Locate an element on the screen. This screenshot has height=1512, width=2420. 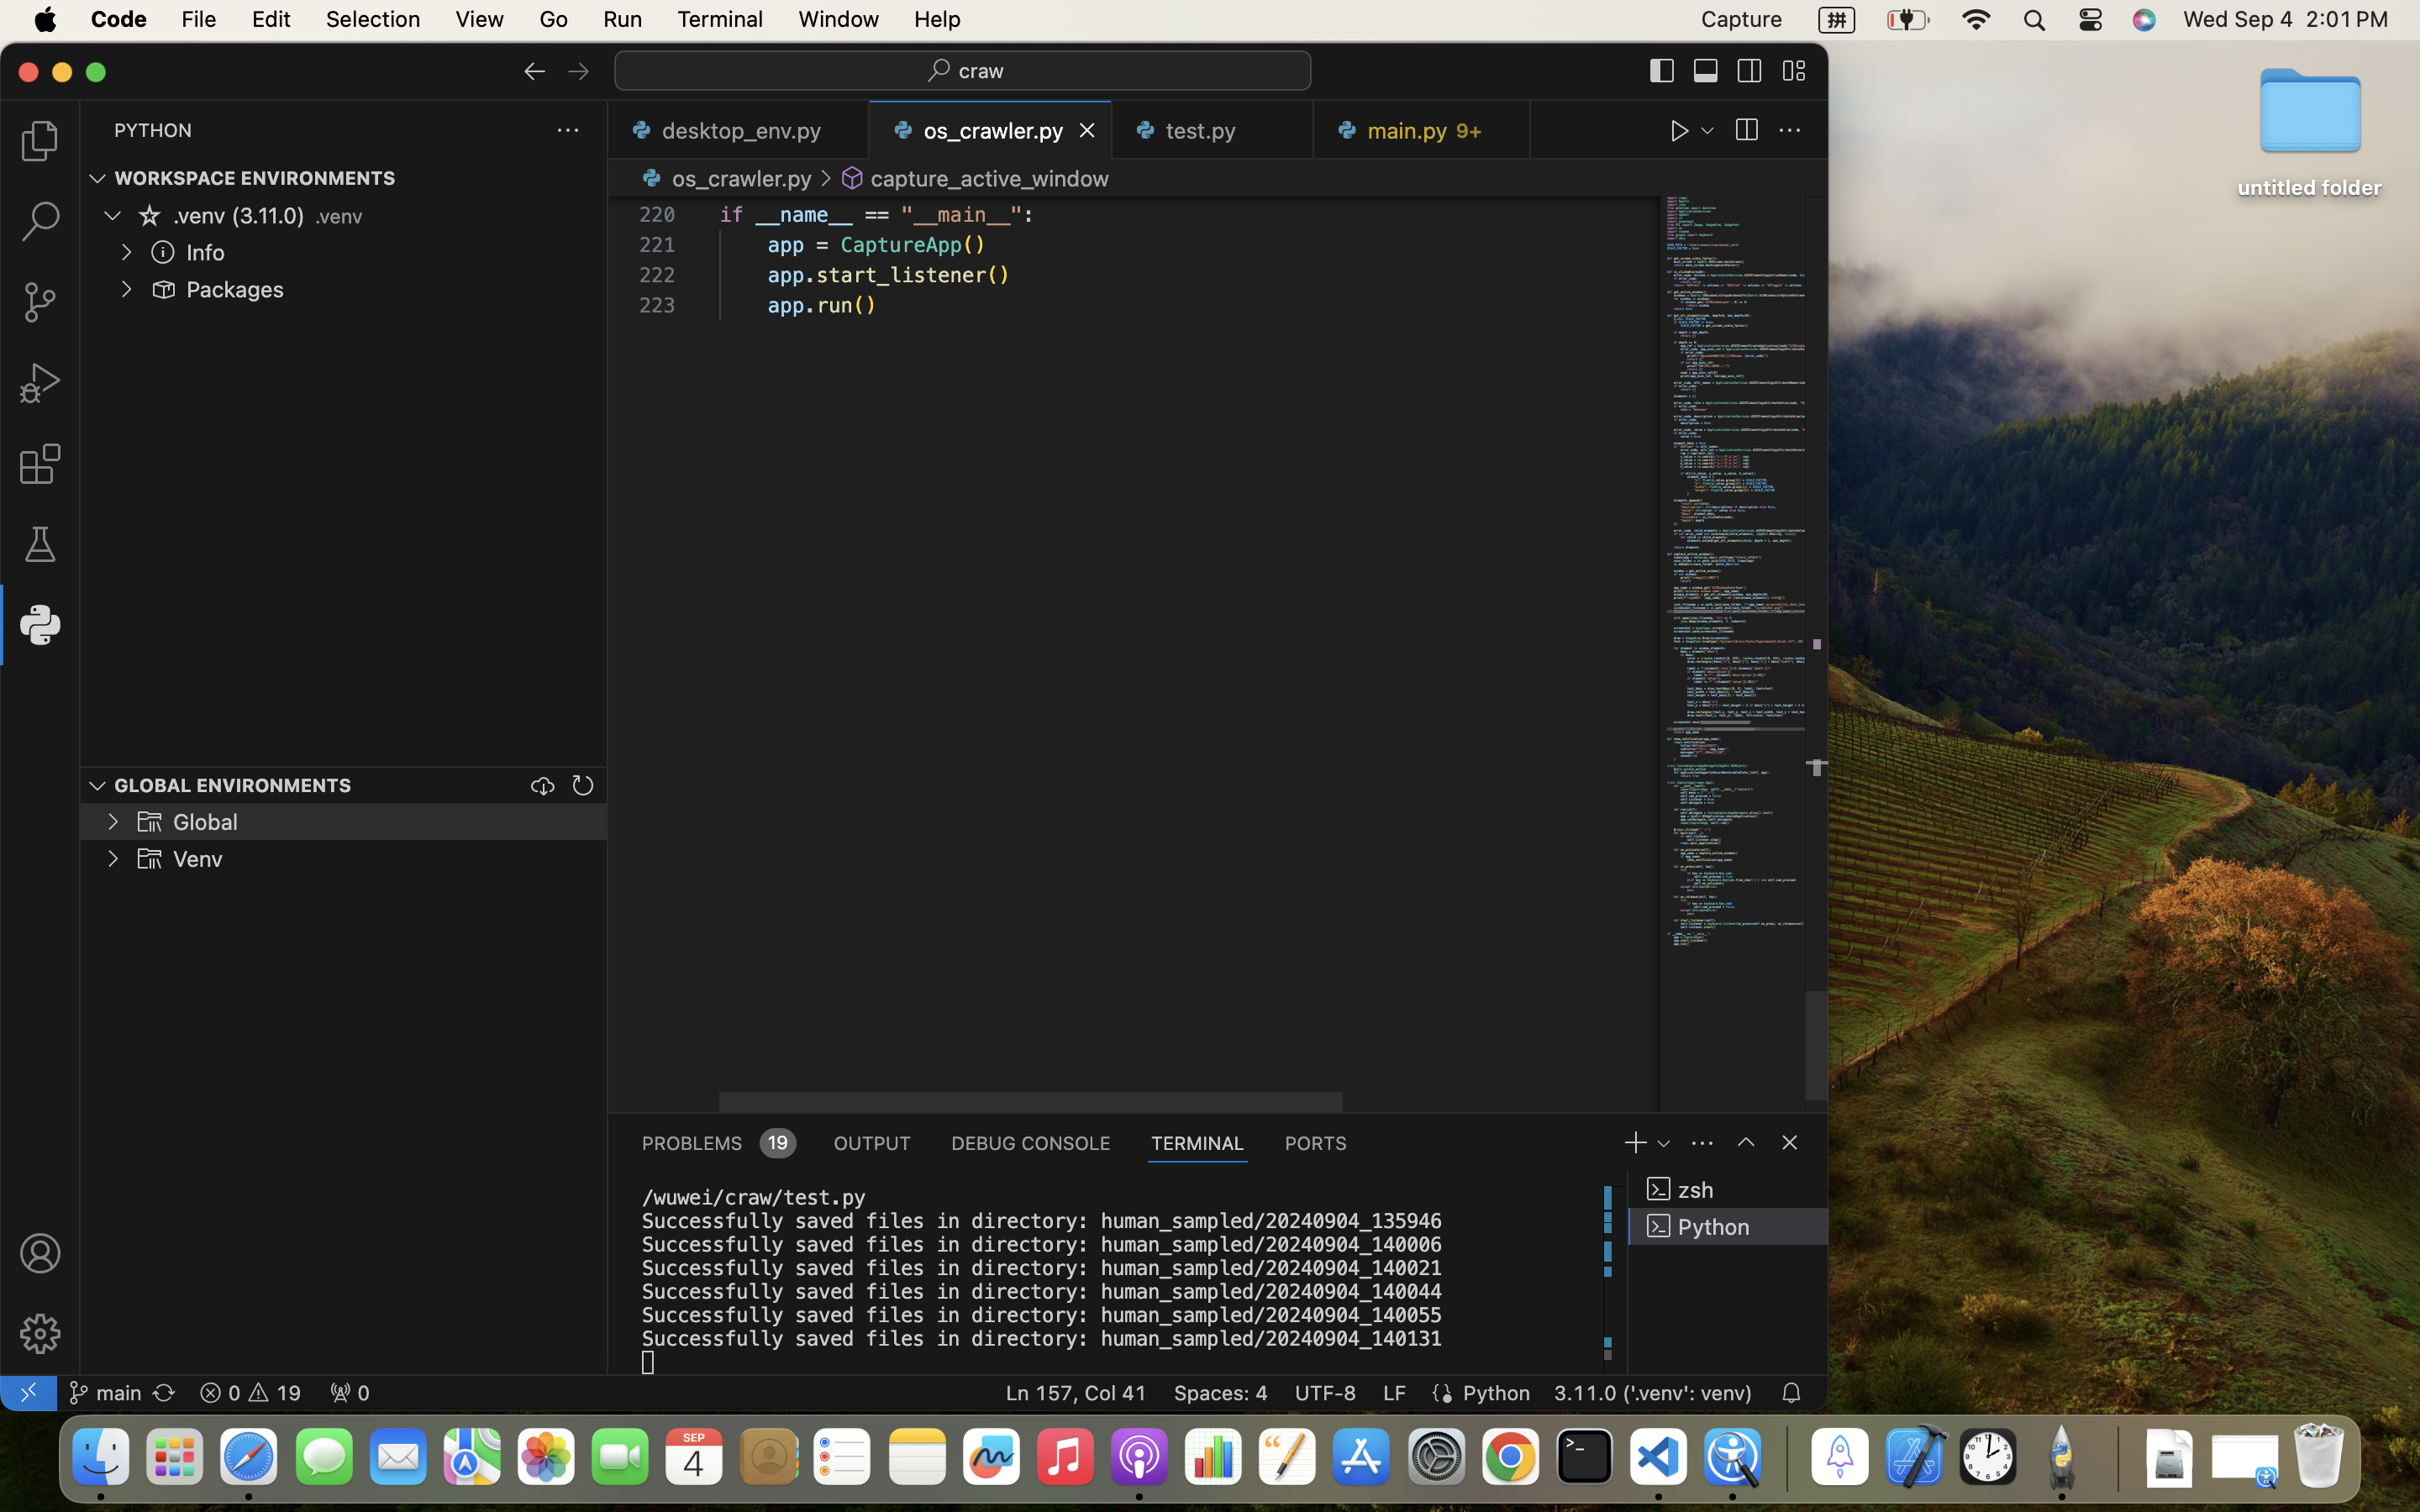
'' is located at coordinates (148, 213).